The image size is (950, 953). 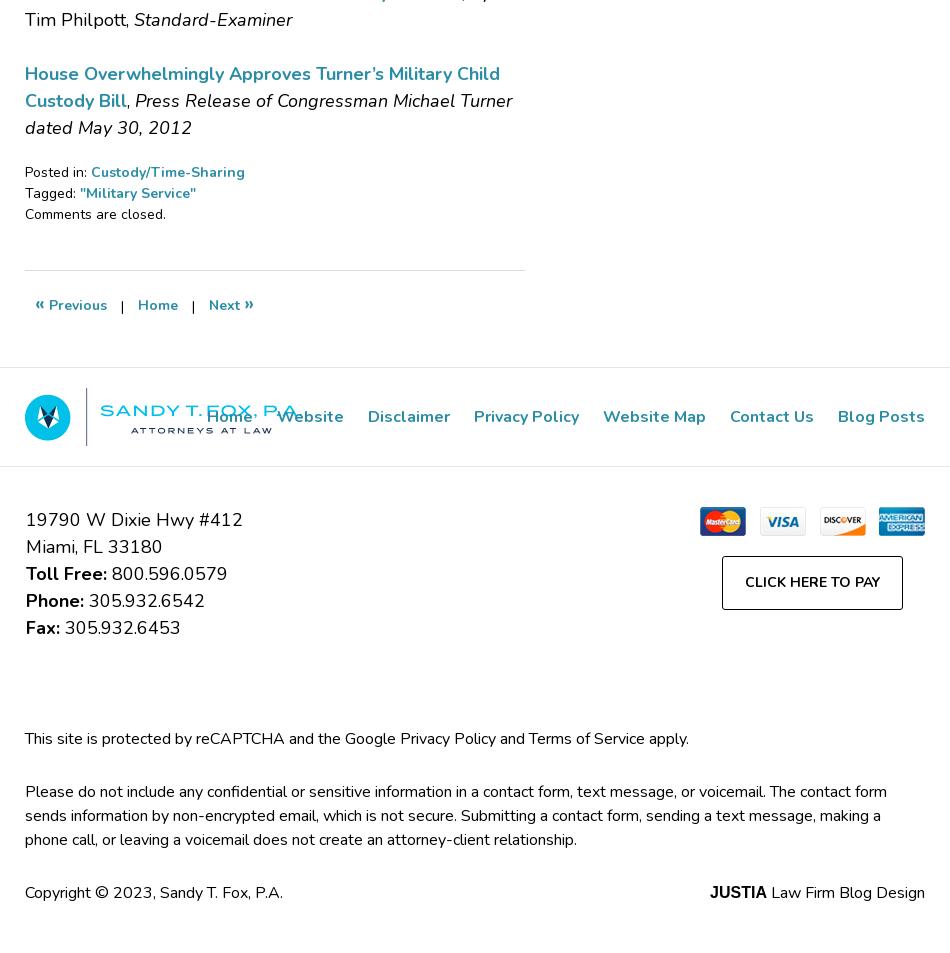 I want to click on 'House Overwhelmingly Approves Turner’s Military Child Custody Bill', so click(x=261, y=85).